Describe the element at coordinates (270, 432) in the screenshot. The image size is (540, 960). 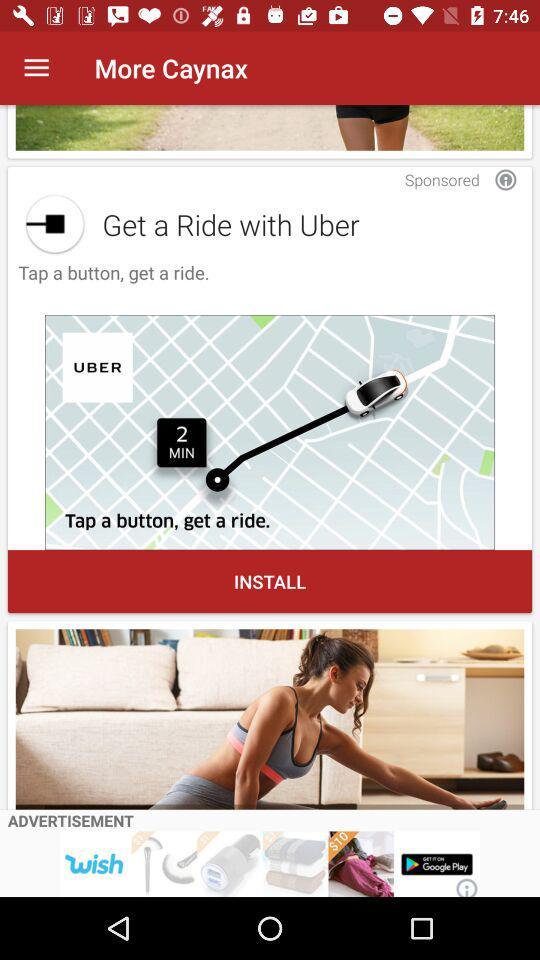
I see `ride` at that location.